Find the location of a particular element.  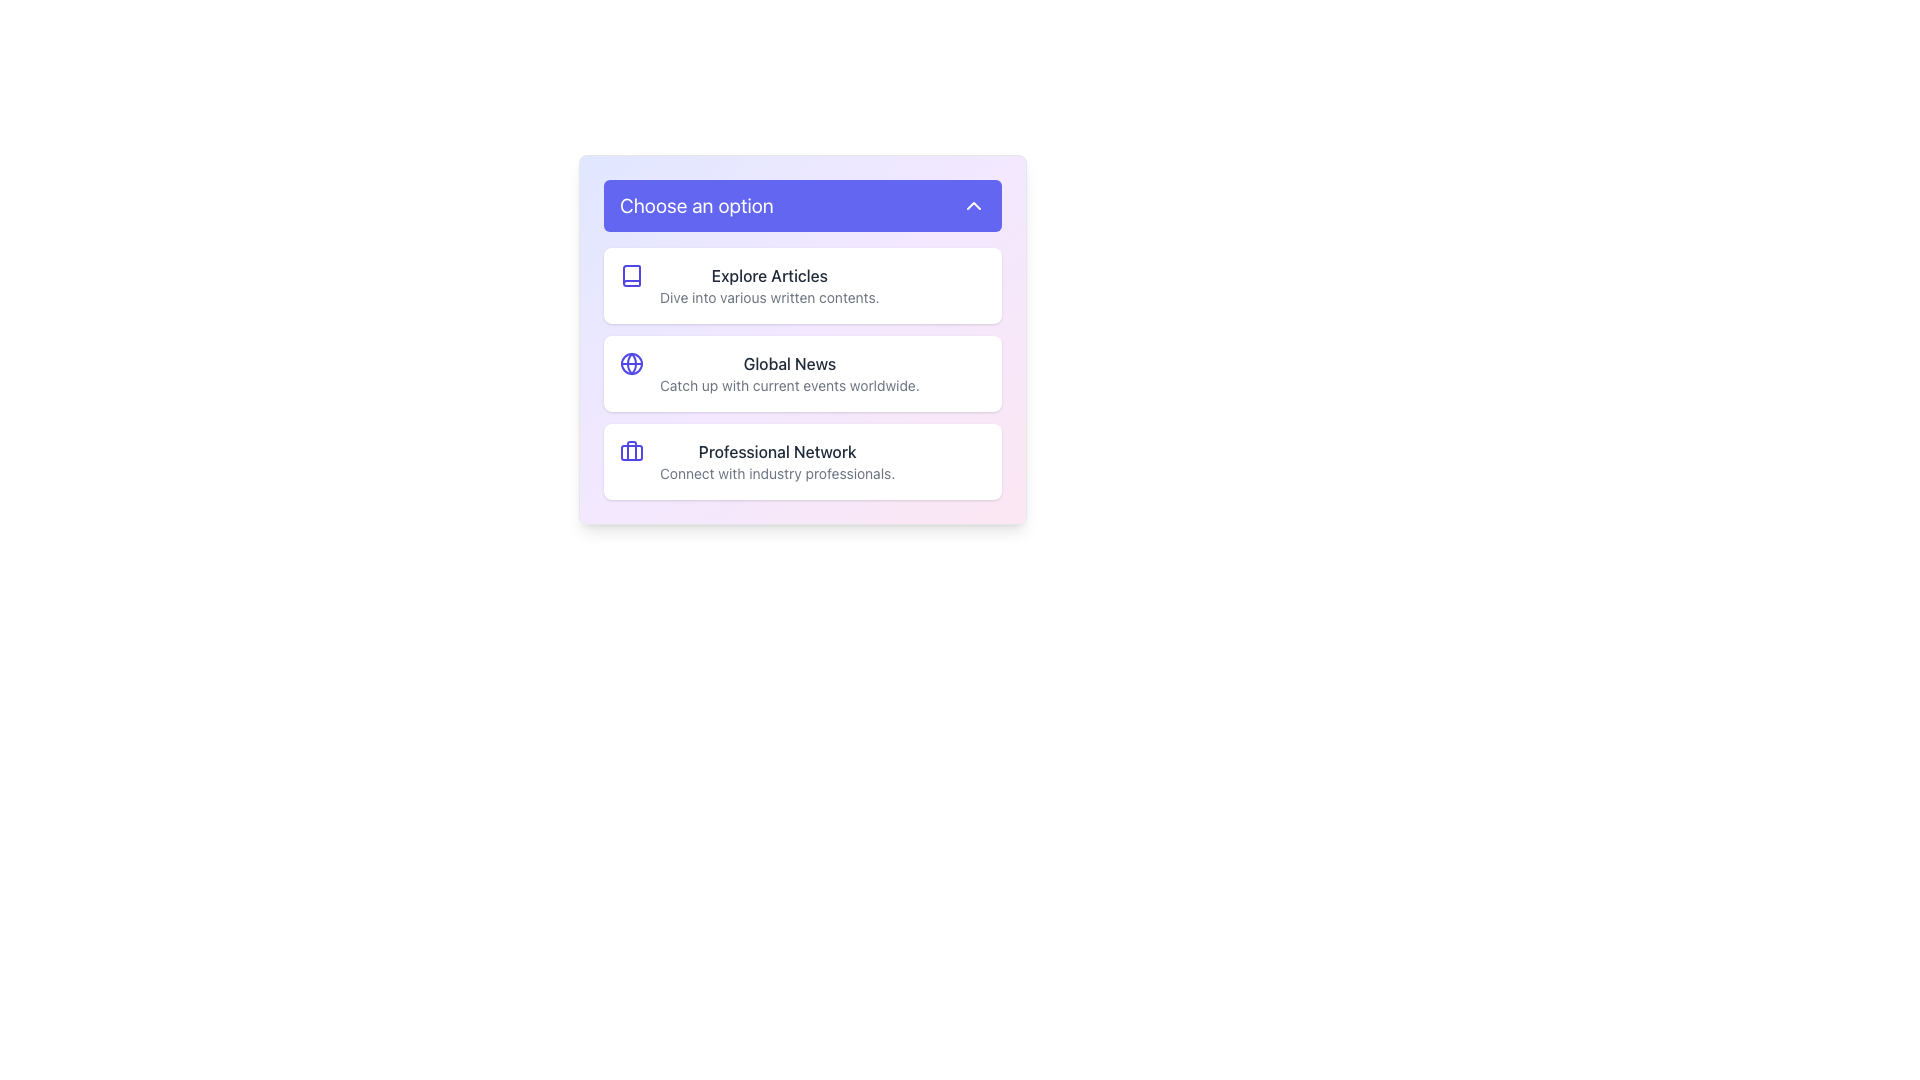

the second selectable card option in the vertically stacked group, which contains a title and descriptive text, positioned centrally below 'Explore Articles' and above 'Professional Network' is located at coordinates (802, 374).